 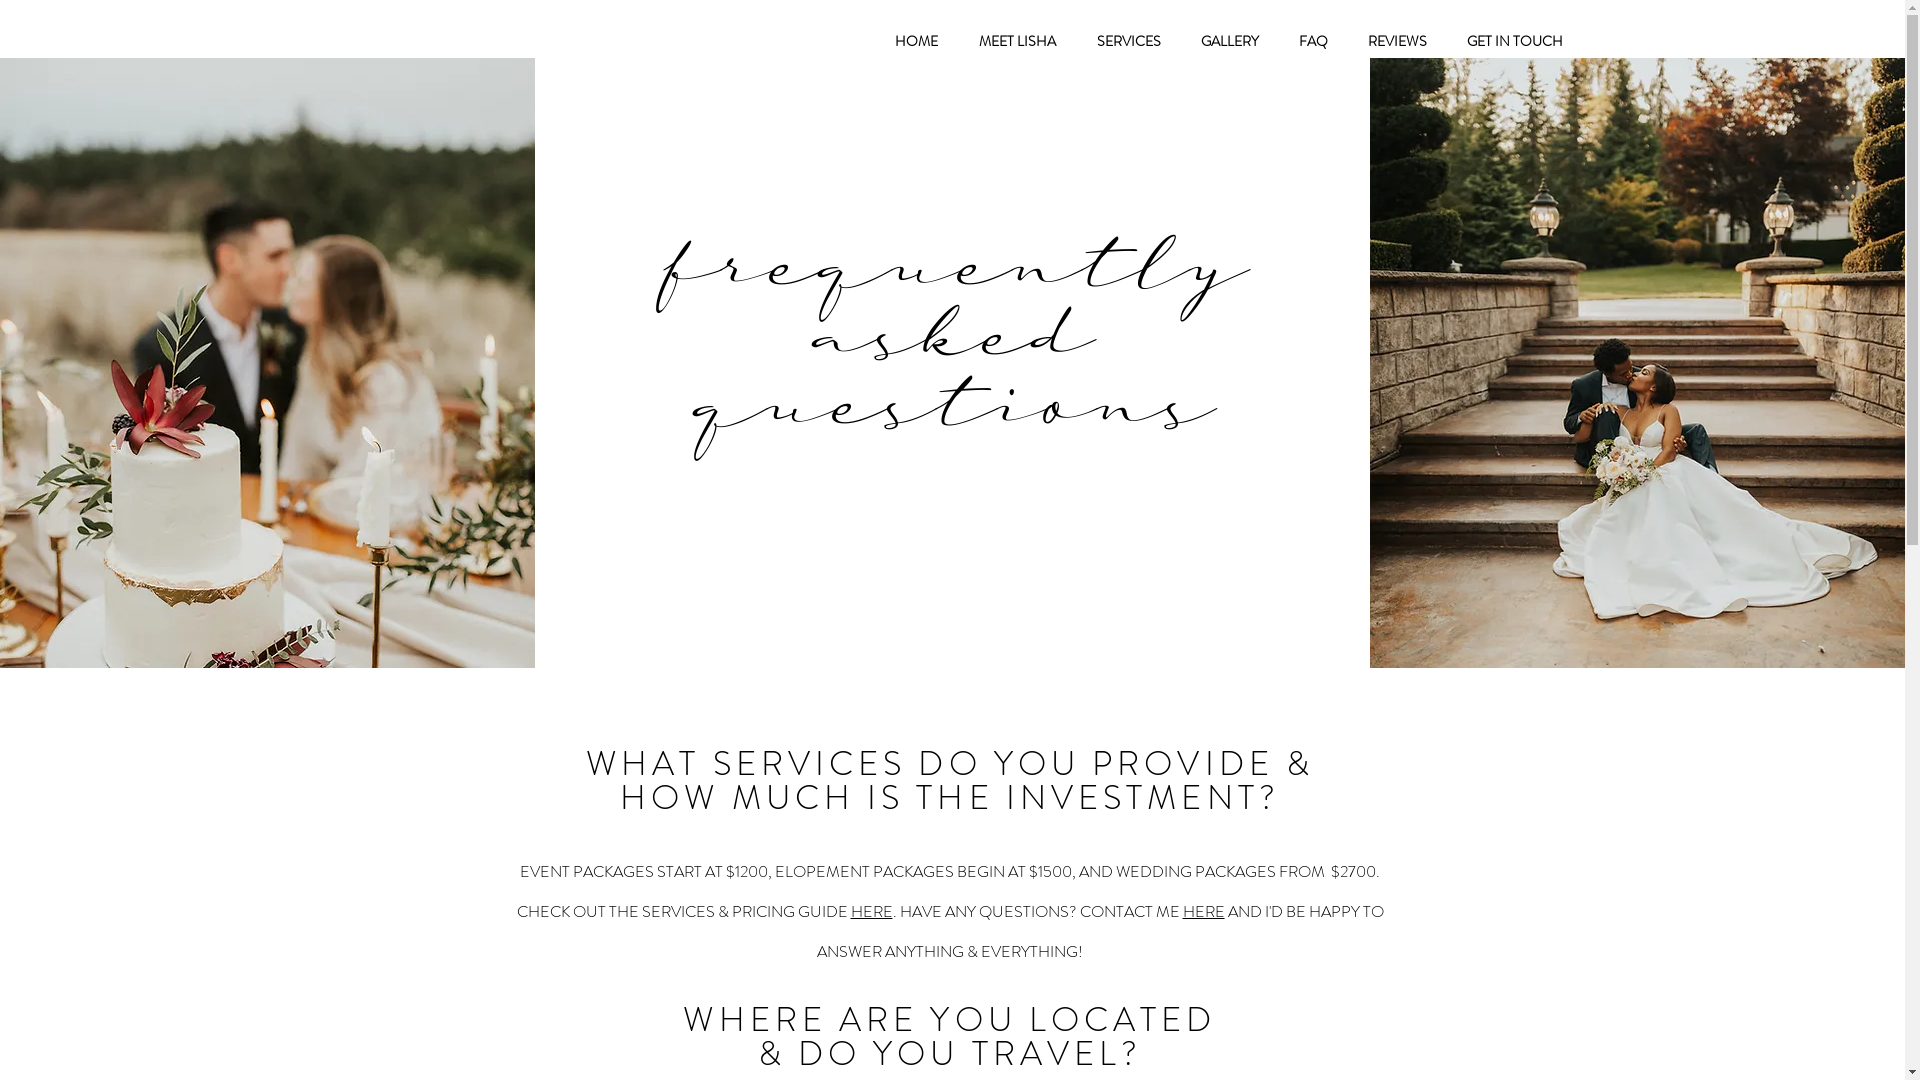 What do you see at coordinates (891, 911) in the screenshot?
I see `'.'` at bounding box center [891, 911].